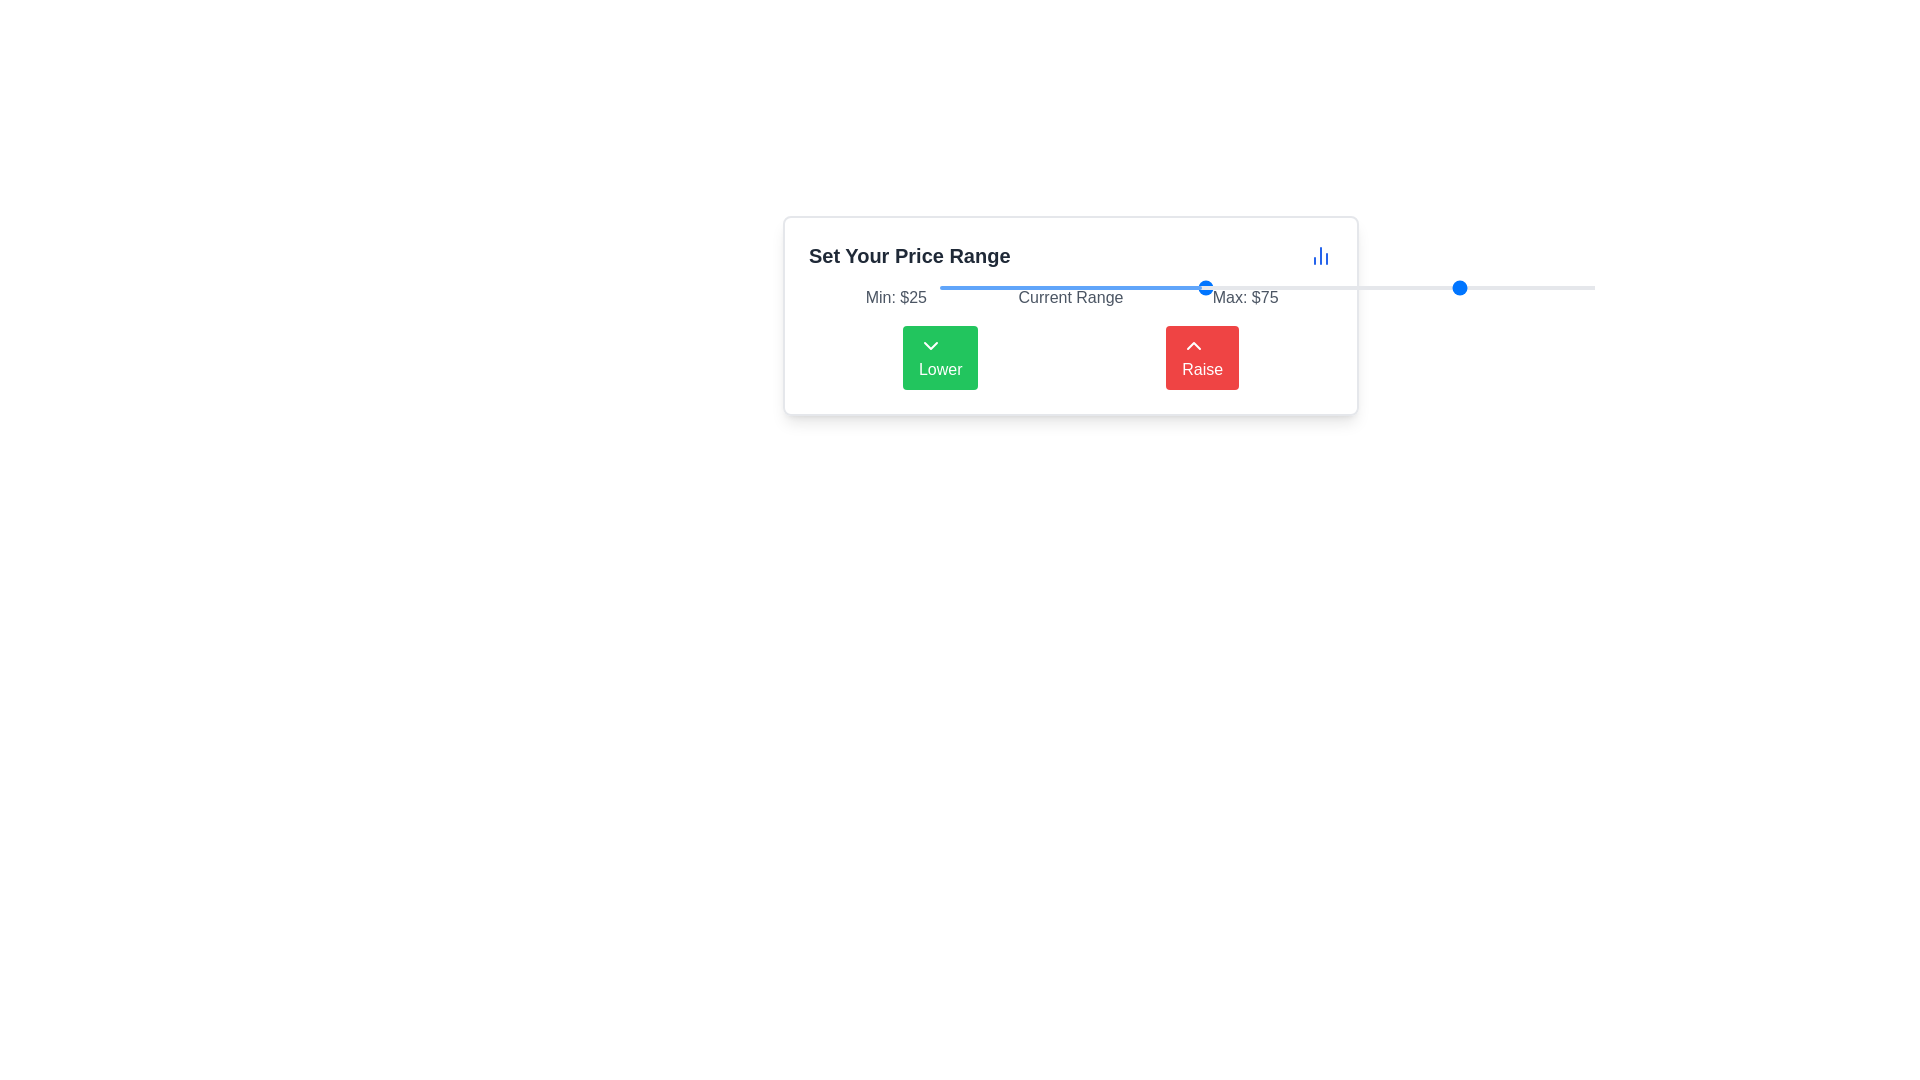  What do you see at coordinates (1244, 297) in the screenshot?
I see `the label element that reads 'Max: $75', positioned to the right of 'Current Range' under the 'Set Your Price Range' header` at bounding box center [1244, 297].